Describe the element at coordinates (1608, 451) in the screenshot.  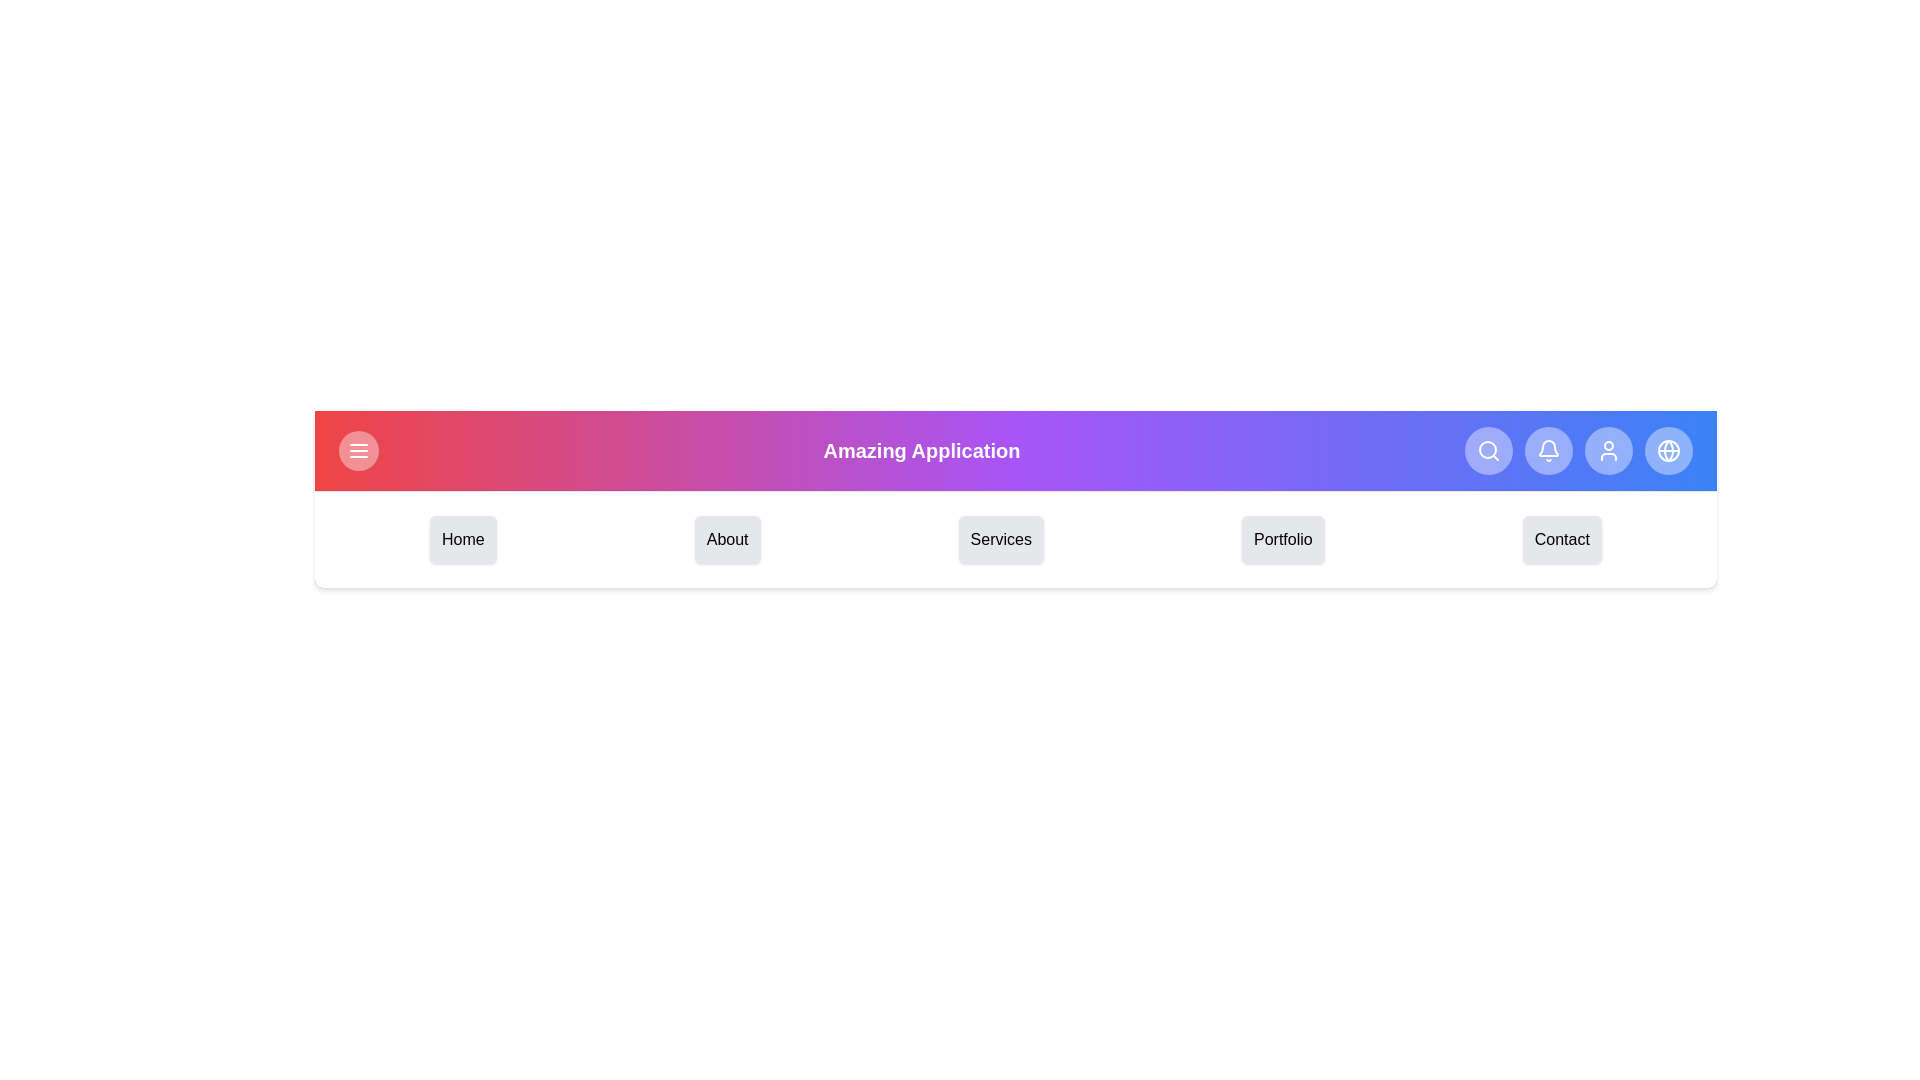
I see `the User navigation button` at that location.